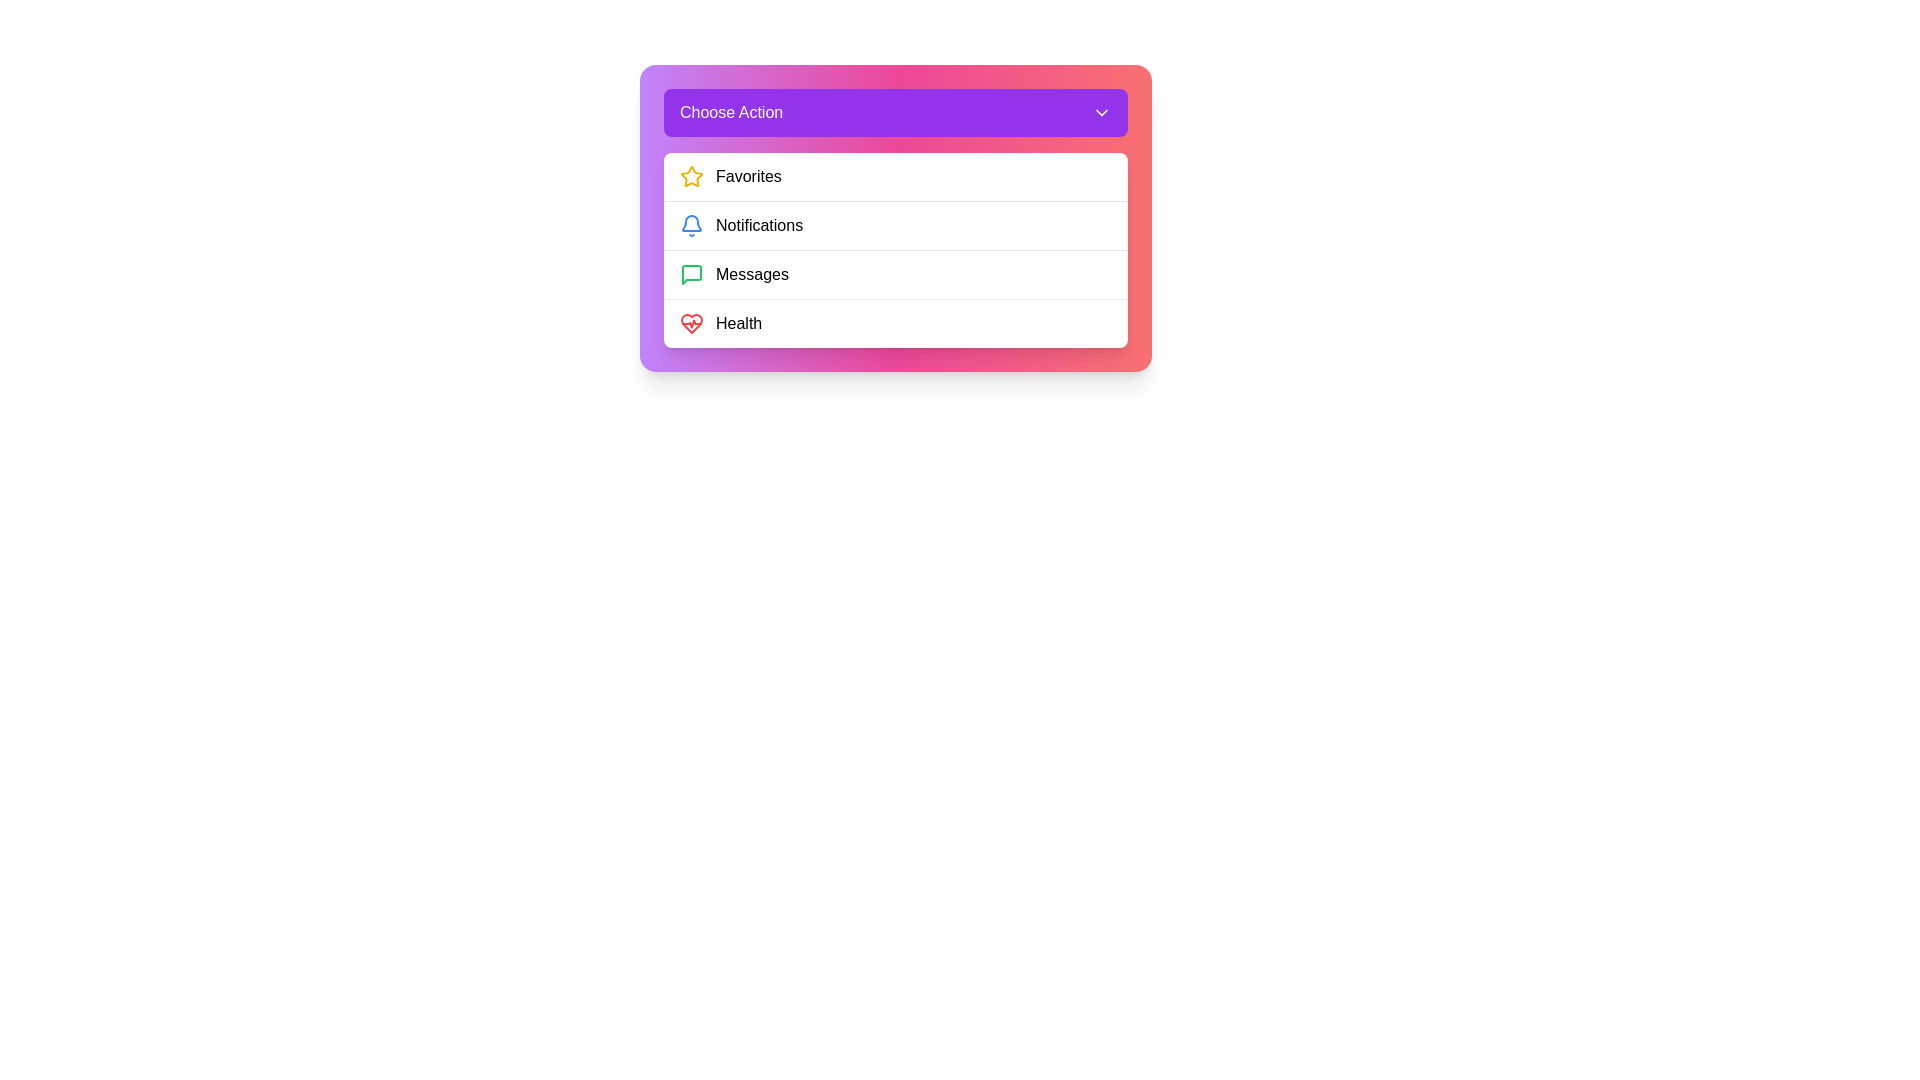  What do you see at coordinates (691, 323) in the screenshot?
I see `the red heart with a pulse SVG icon located to the left of the 'Health' label in the menu` at bounding box center [691, 323].